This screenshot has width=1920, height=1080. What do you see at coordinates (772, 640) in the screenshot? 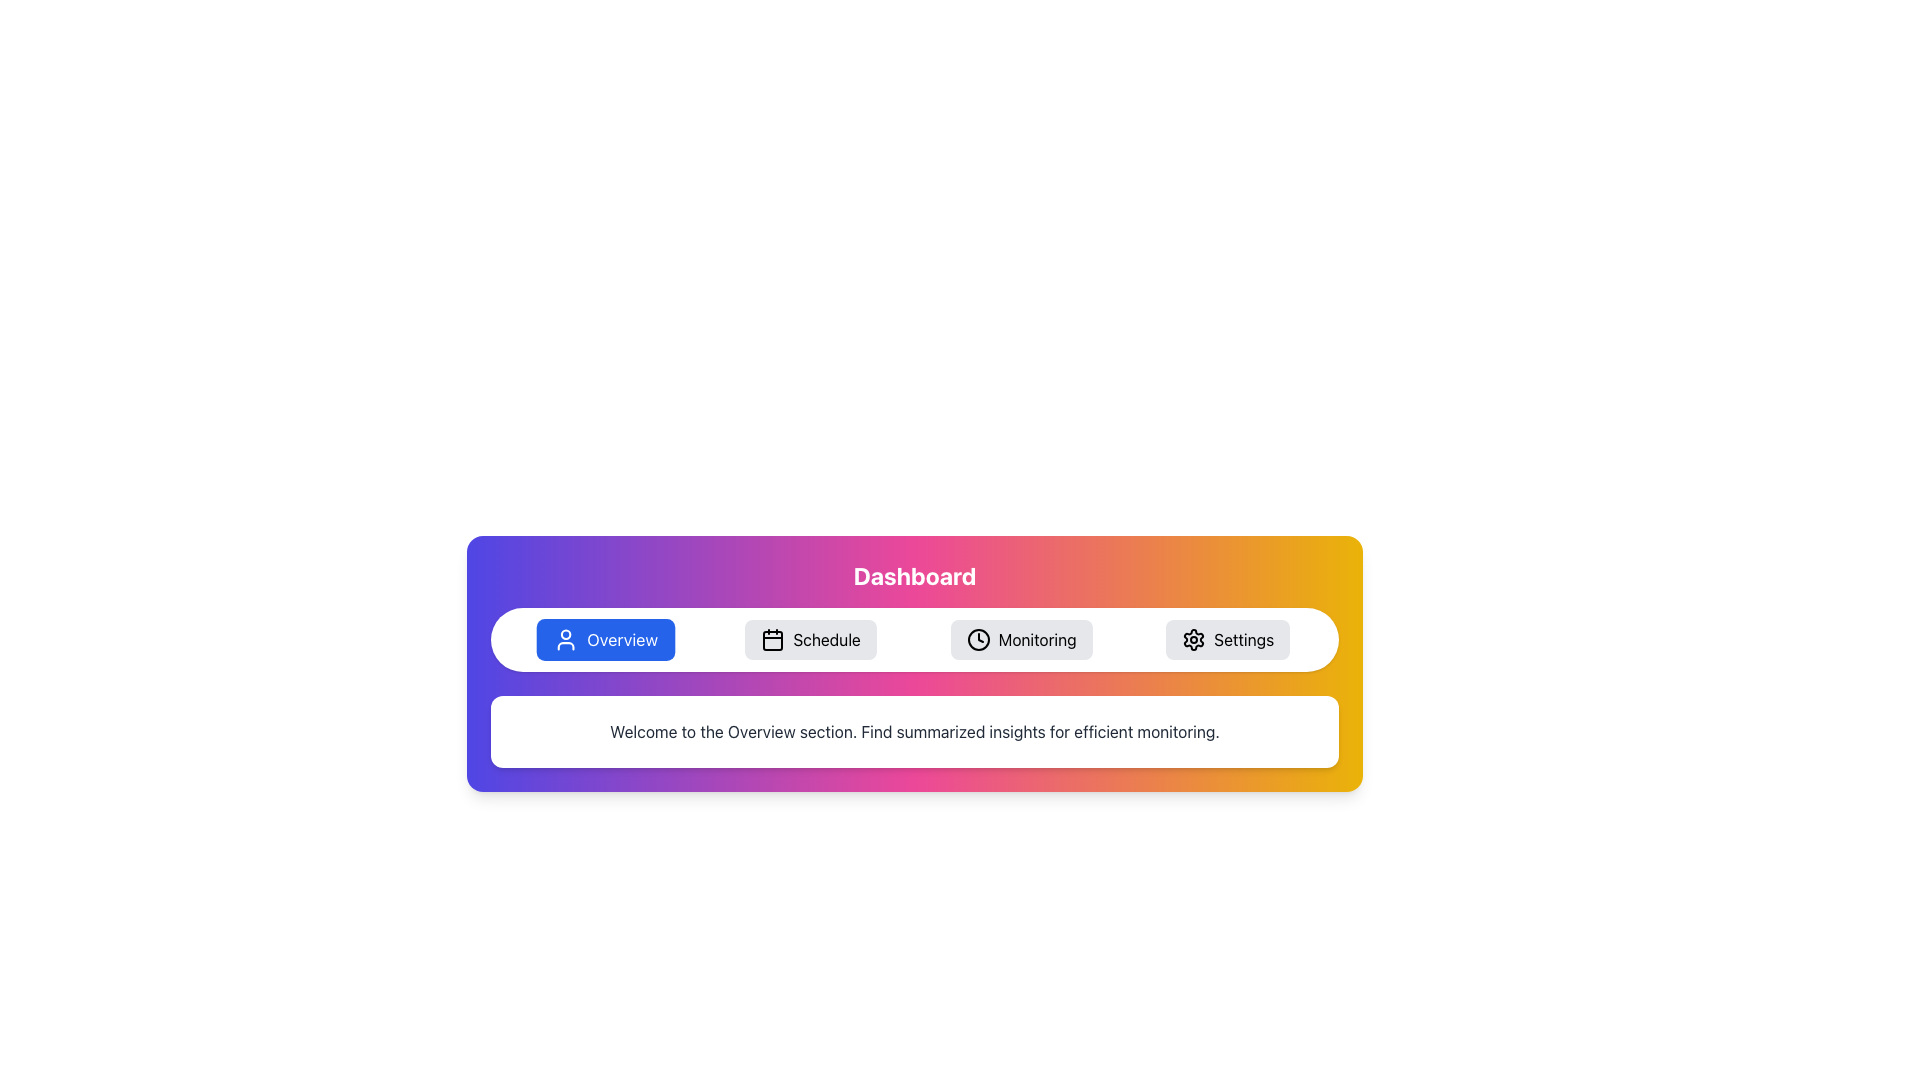
I see `the calendar icon in the navigation bar under the 'Schedule' label` at bounding box center [772, 640].